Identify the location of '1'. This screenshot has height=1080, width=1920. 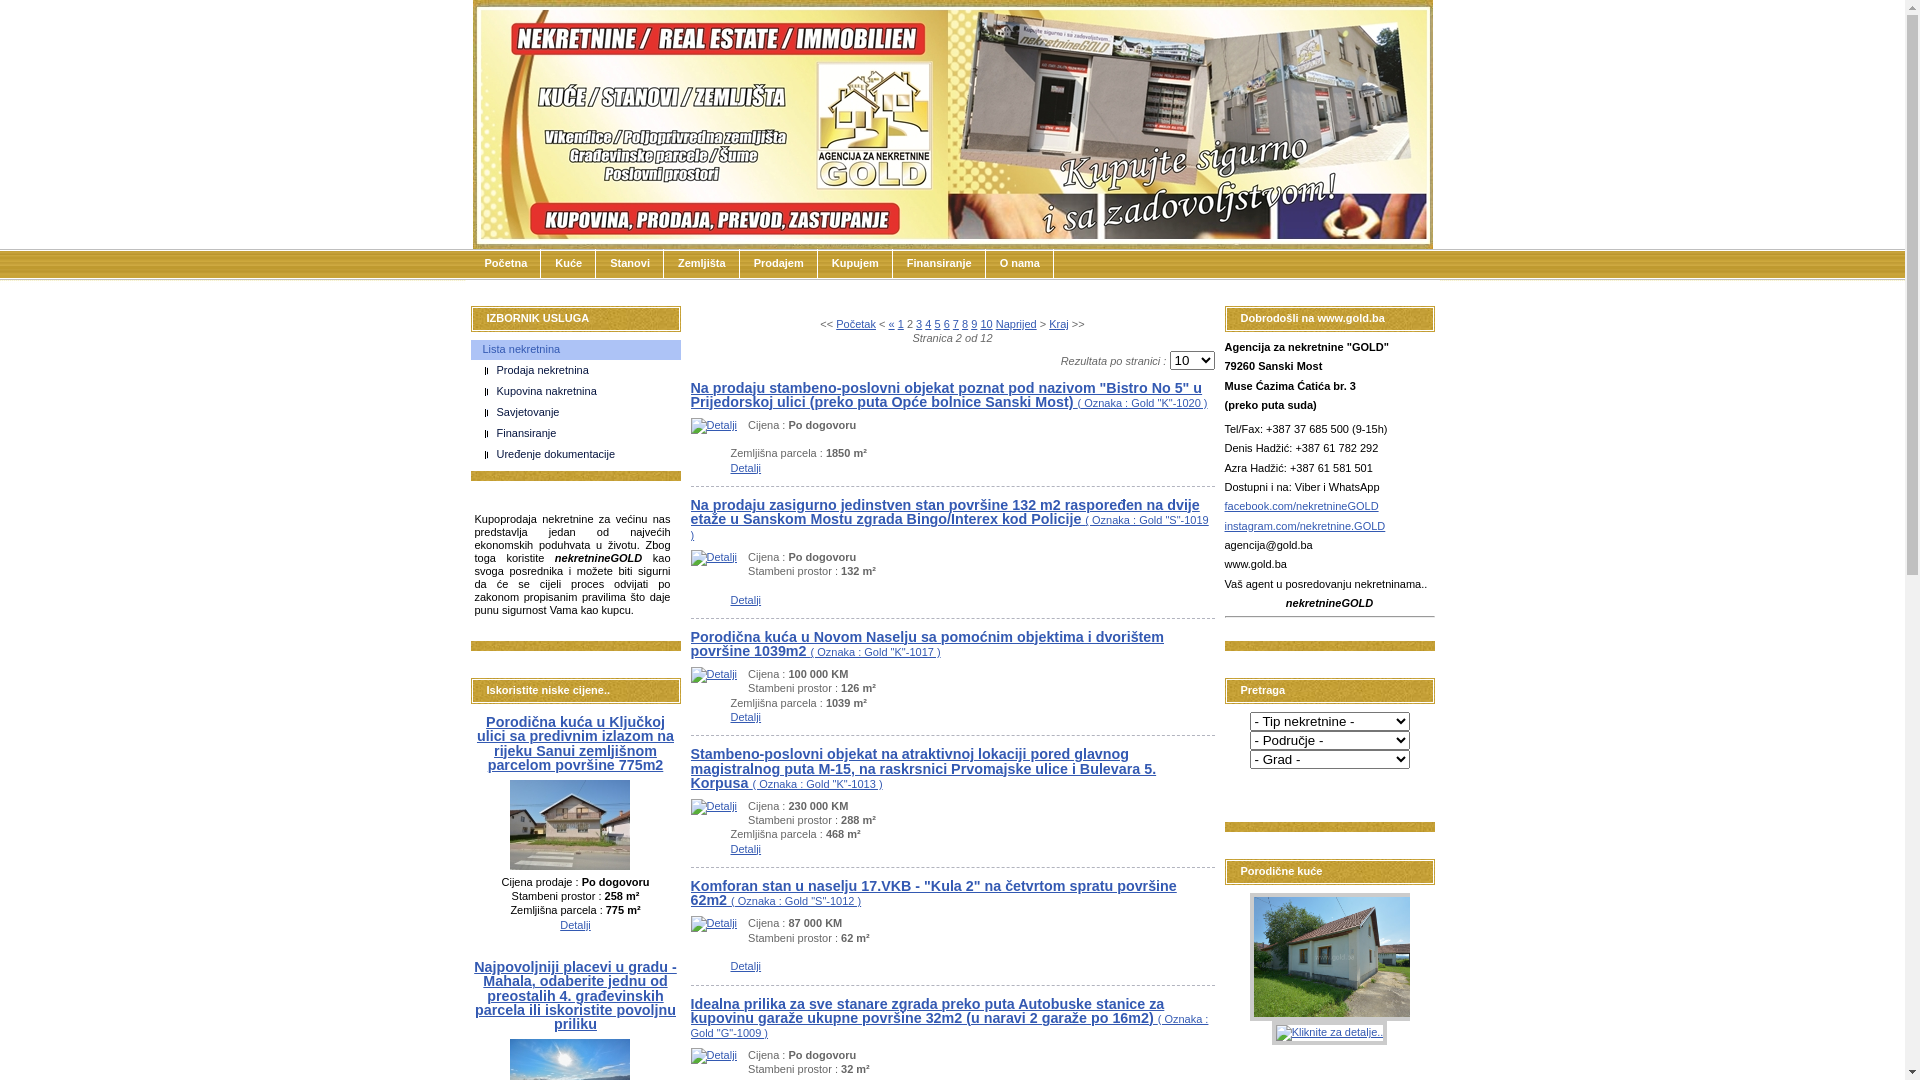
(896, 323).